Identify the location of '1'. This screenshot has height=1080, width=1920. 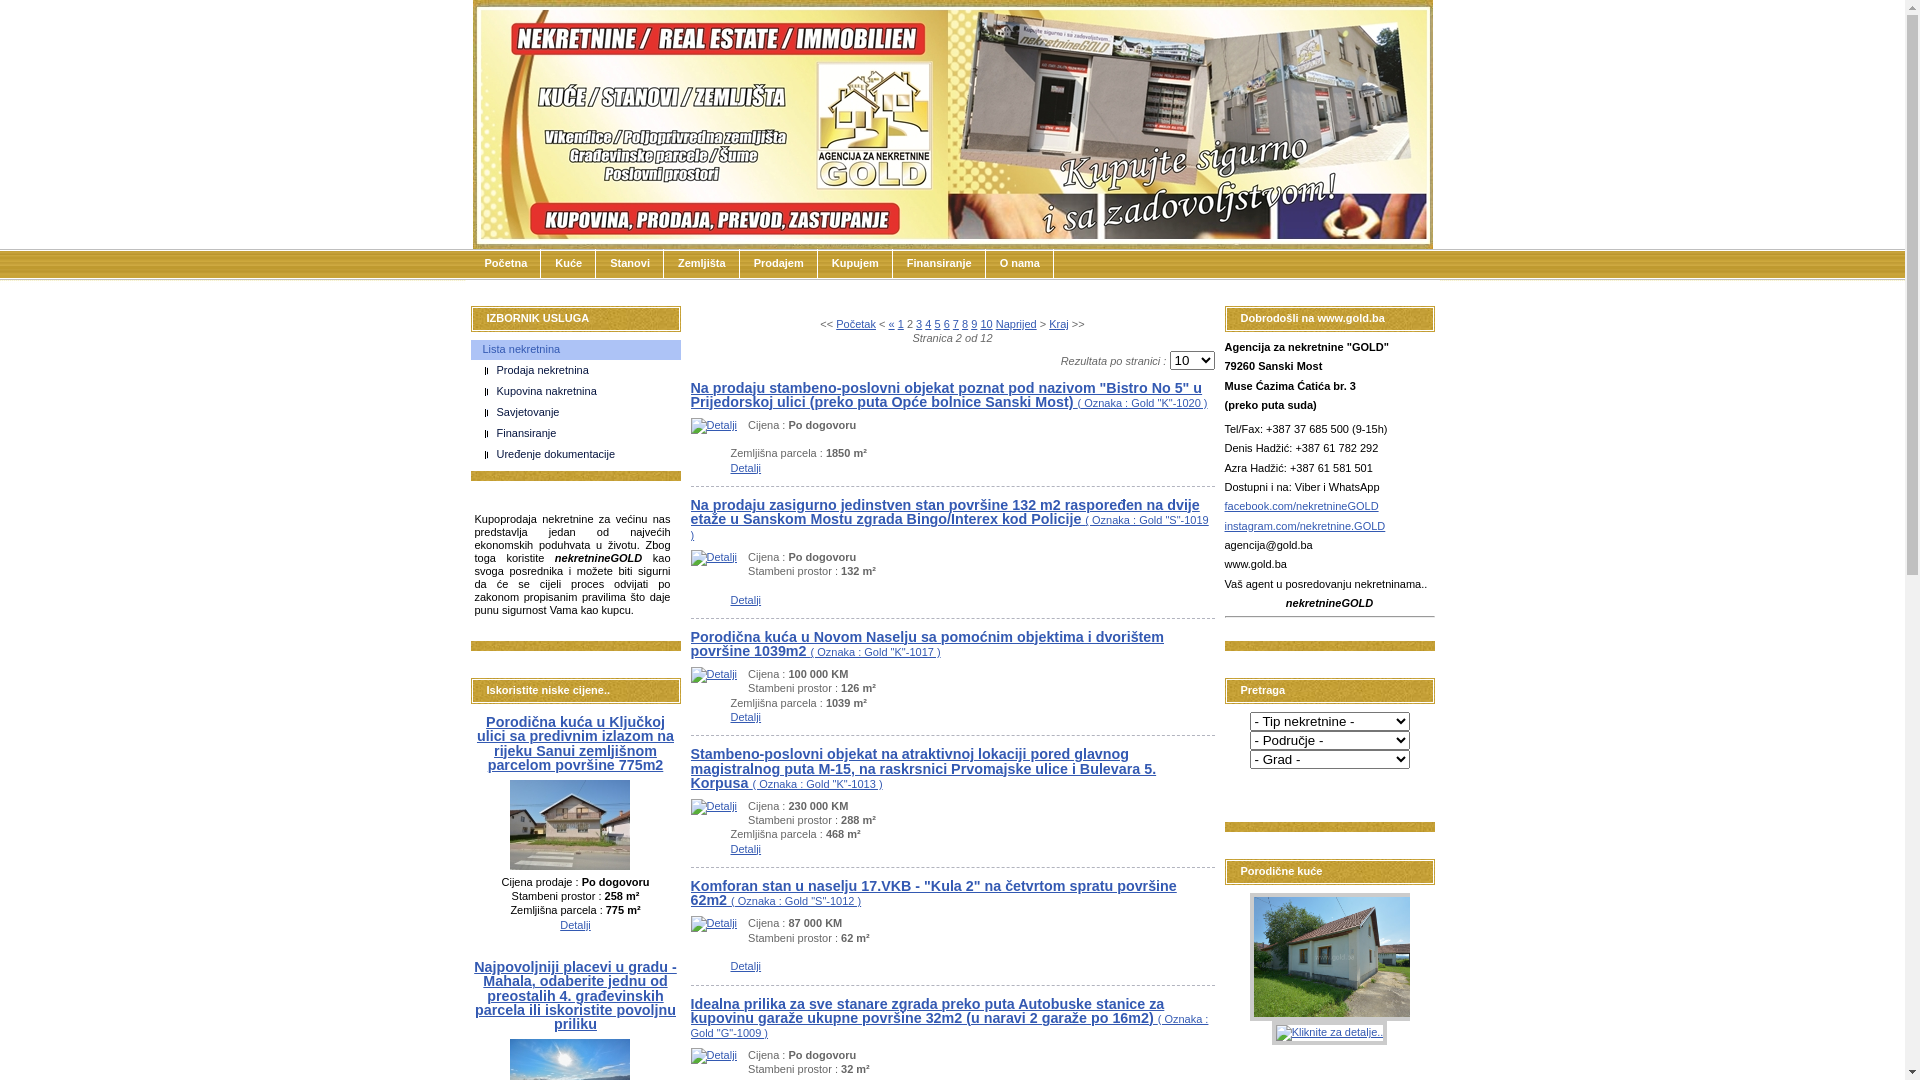
(896, 323).